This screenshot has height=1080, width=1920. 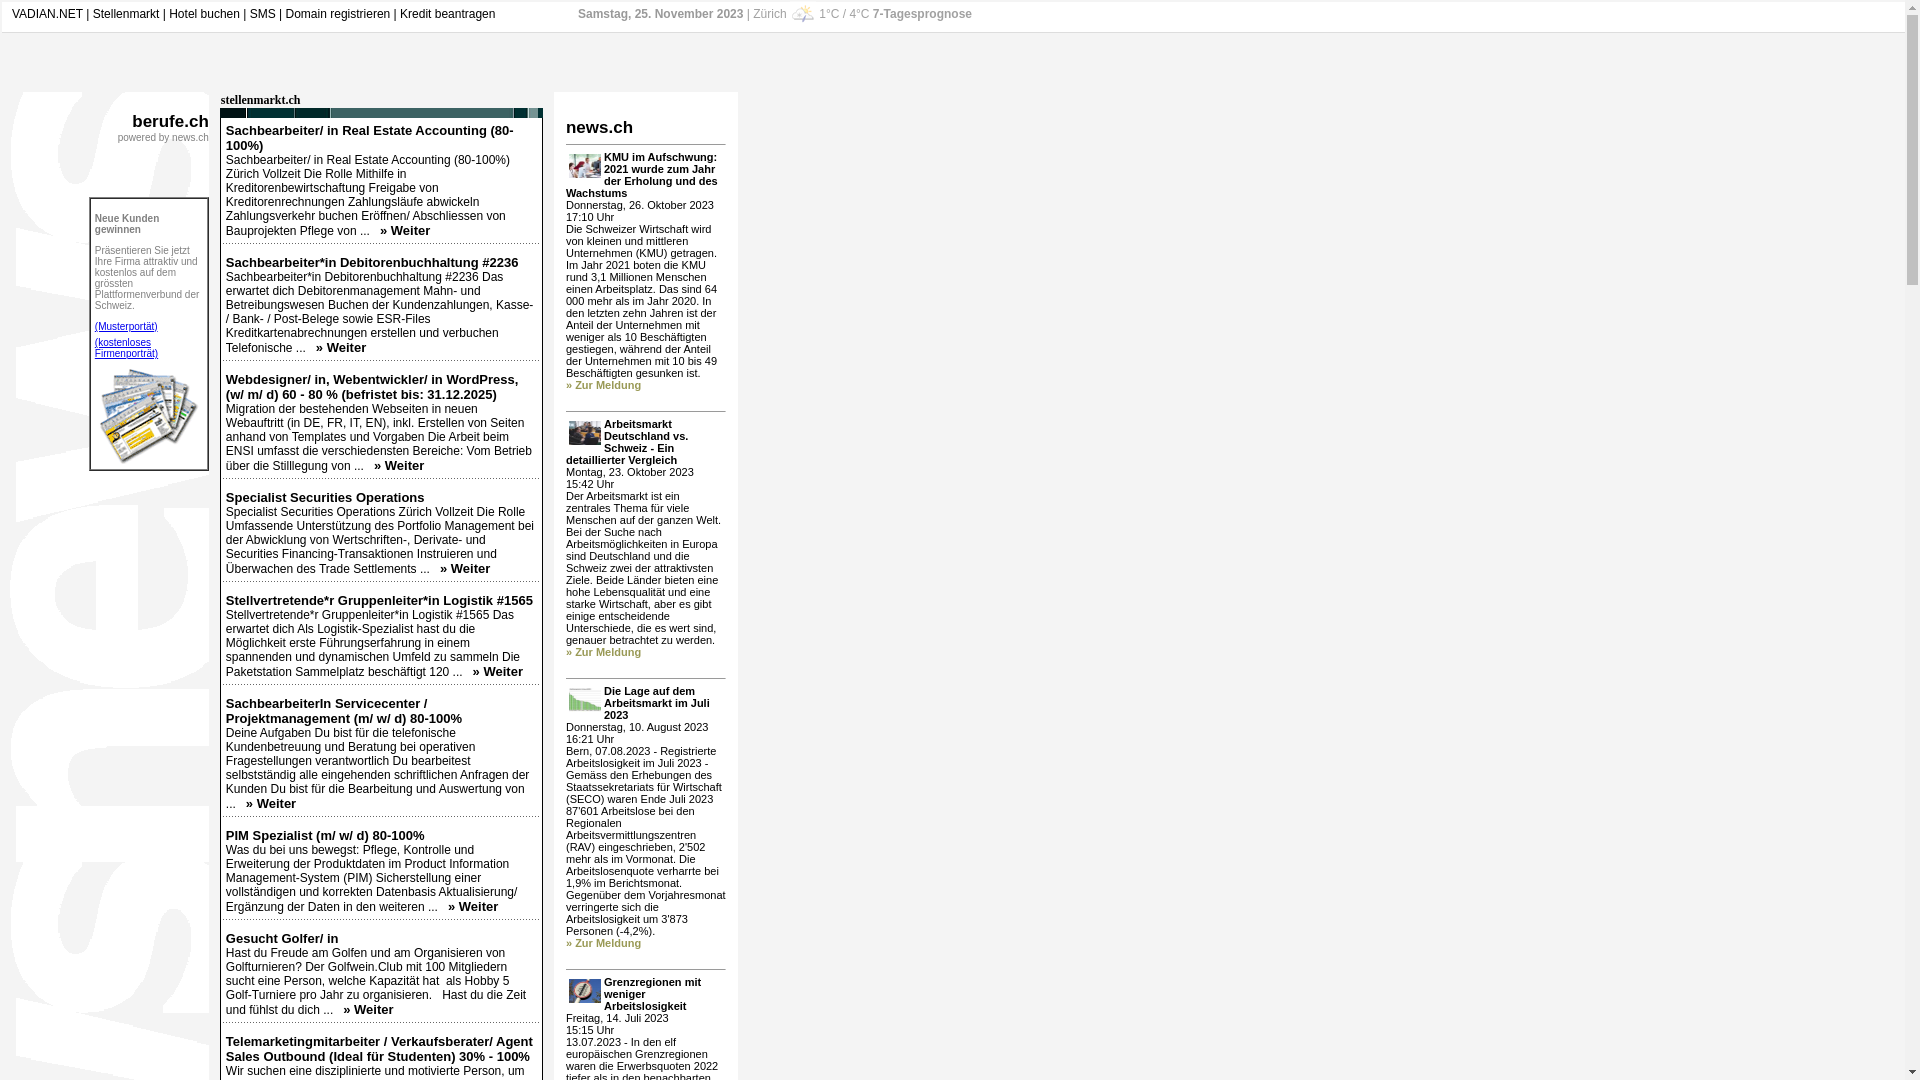 I want to click on 'Hotel buchen', so click(x=204, y=14).